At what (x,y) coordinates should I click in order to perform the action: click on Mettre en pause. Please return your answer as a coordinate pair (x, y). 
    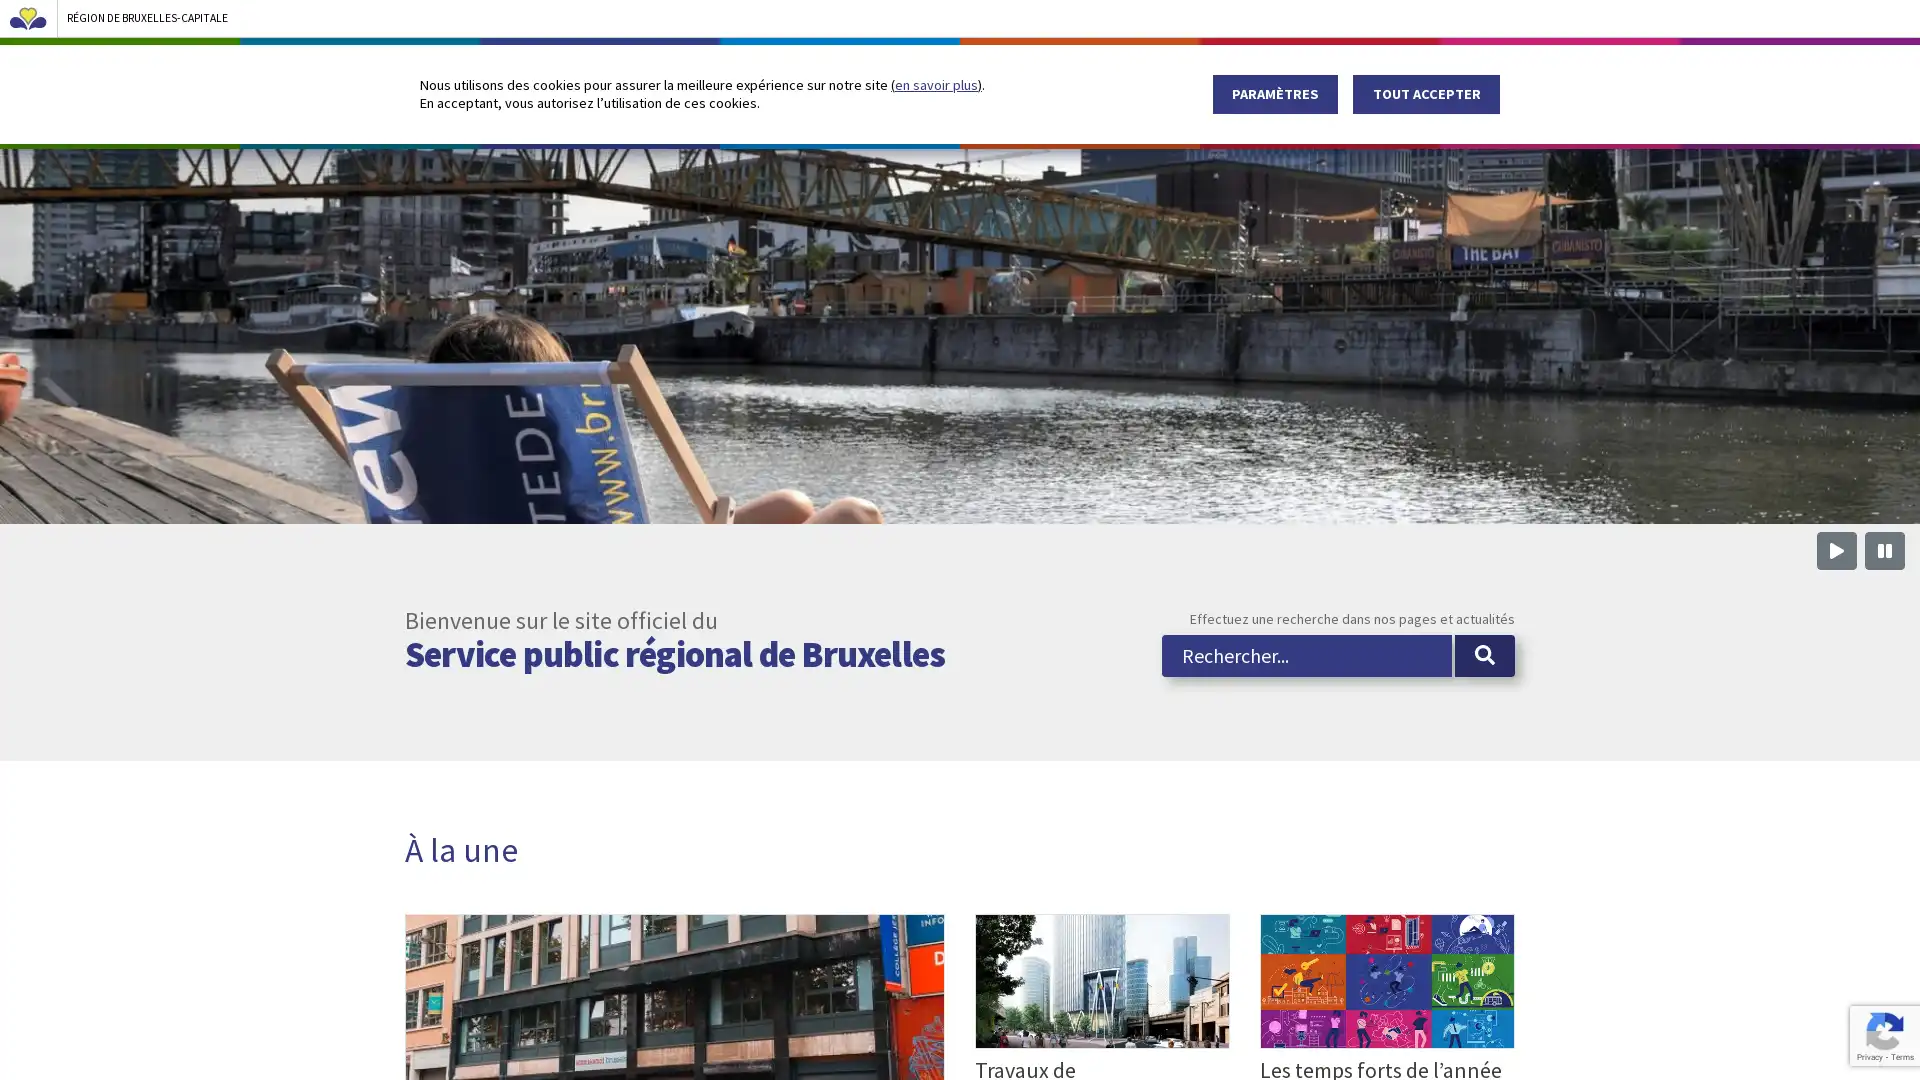
    Looking at the image, I should click on (1884, 608).